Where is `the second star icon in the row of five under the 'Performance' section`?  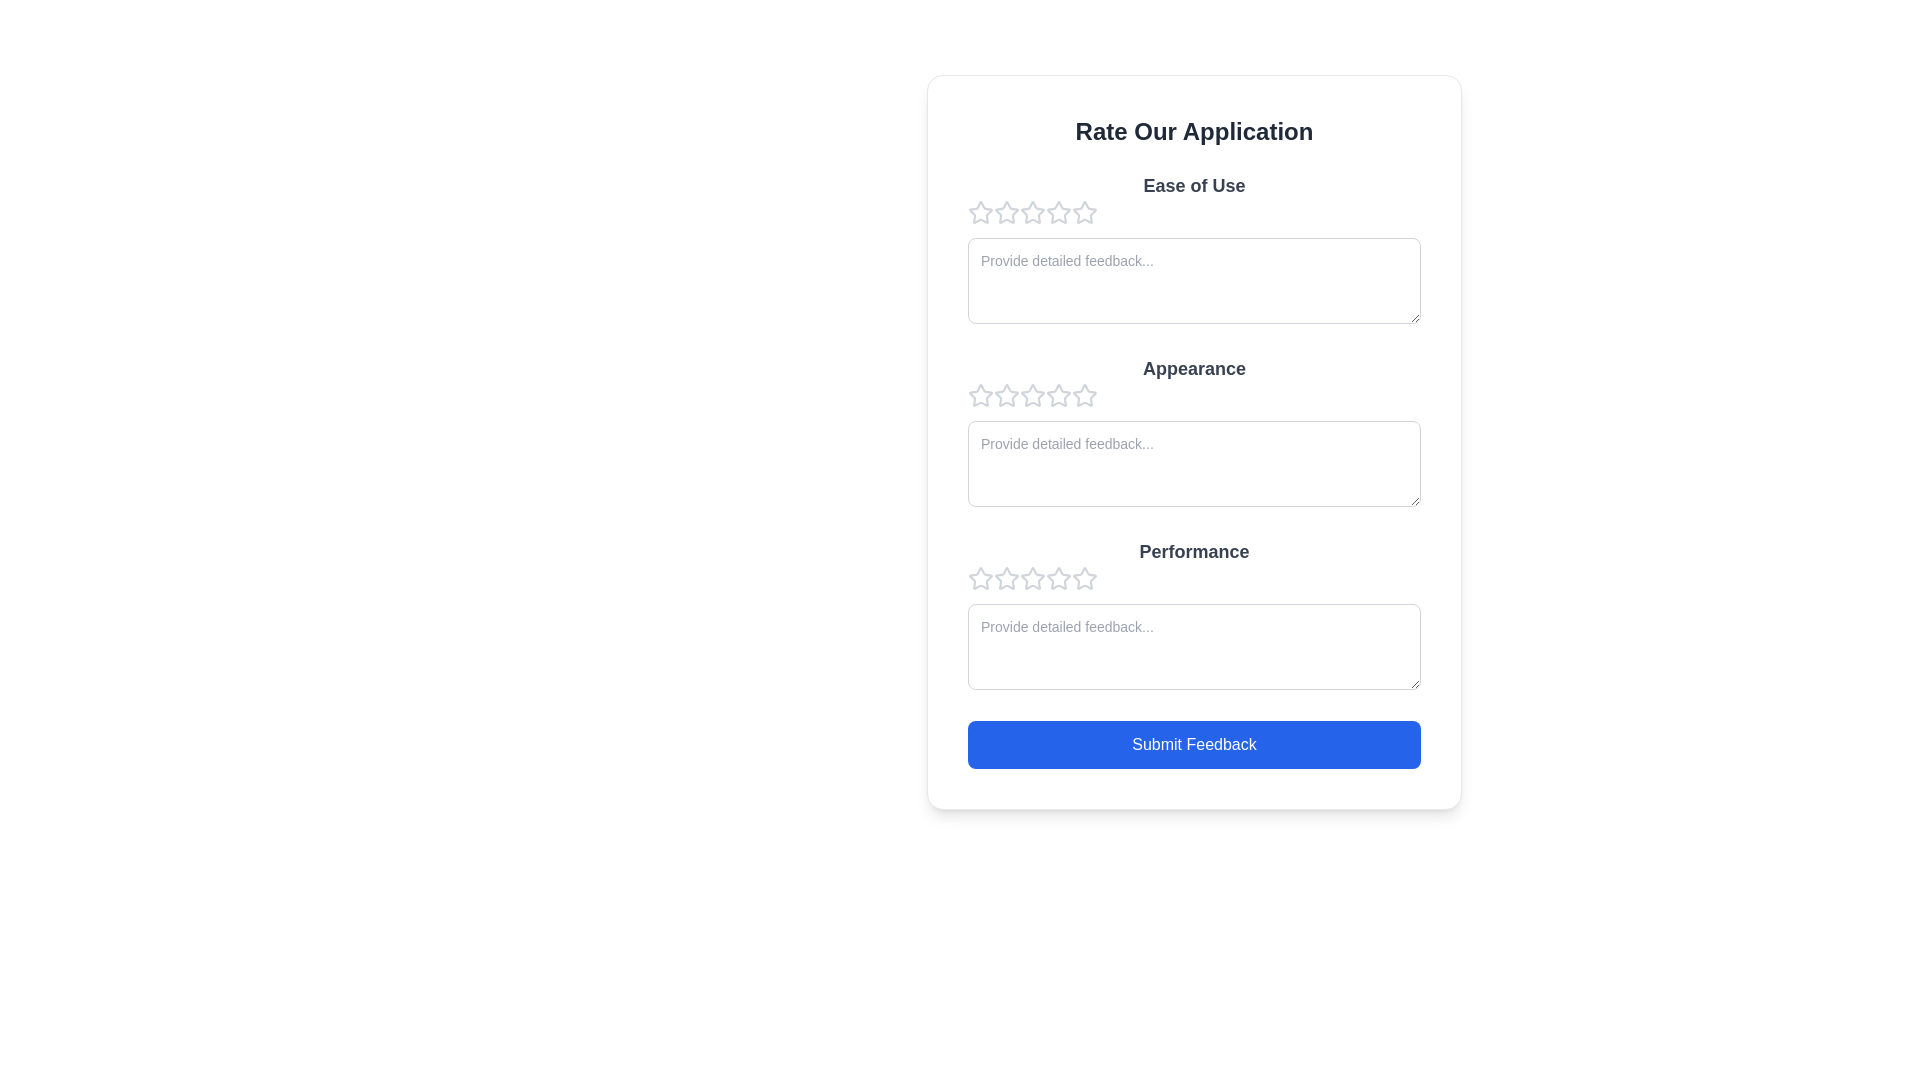 the second star icon in the row of five under the 'Performance' section is located at coordinates (1032, 578).